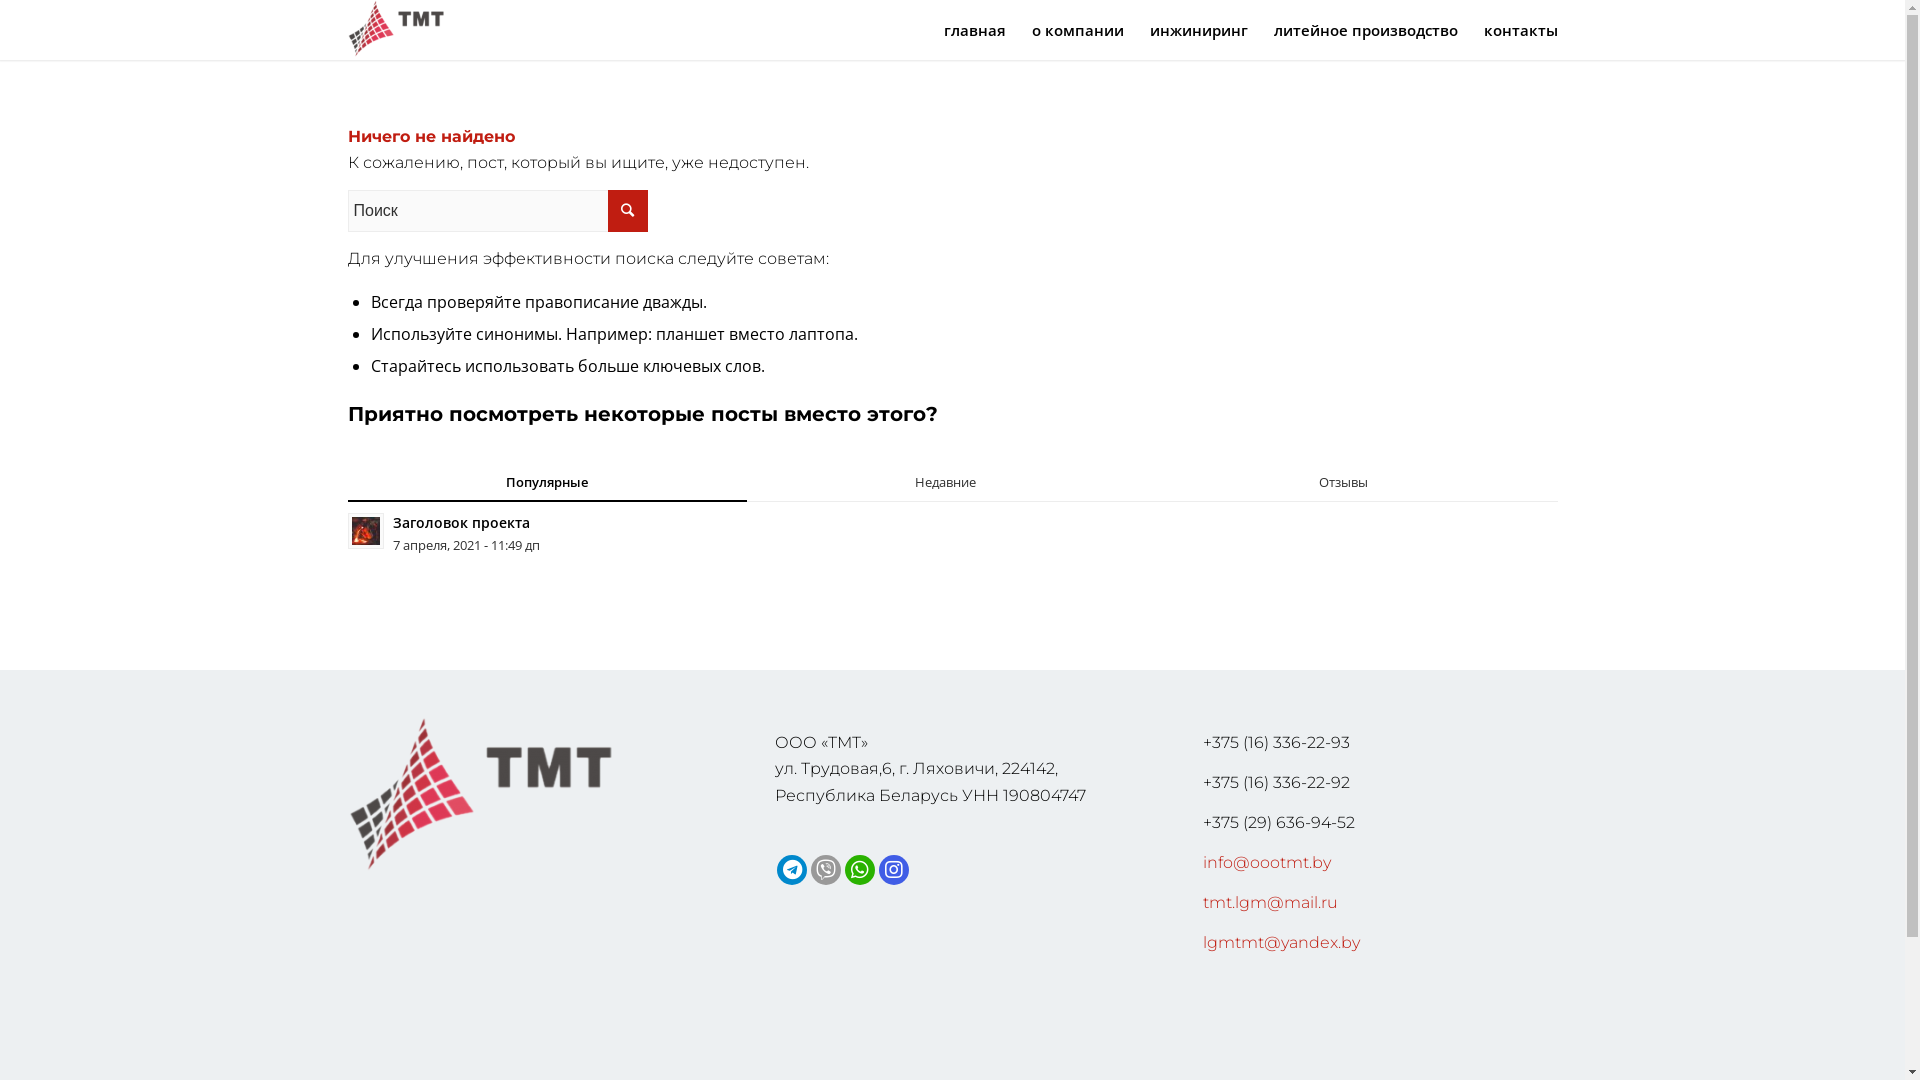 This screenshot has width=1920, height=1080. Describe the element at coordinates (850, 869) in the screenshot. I see `'whatsapp'` at that location.